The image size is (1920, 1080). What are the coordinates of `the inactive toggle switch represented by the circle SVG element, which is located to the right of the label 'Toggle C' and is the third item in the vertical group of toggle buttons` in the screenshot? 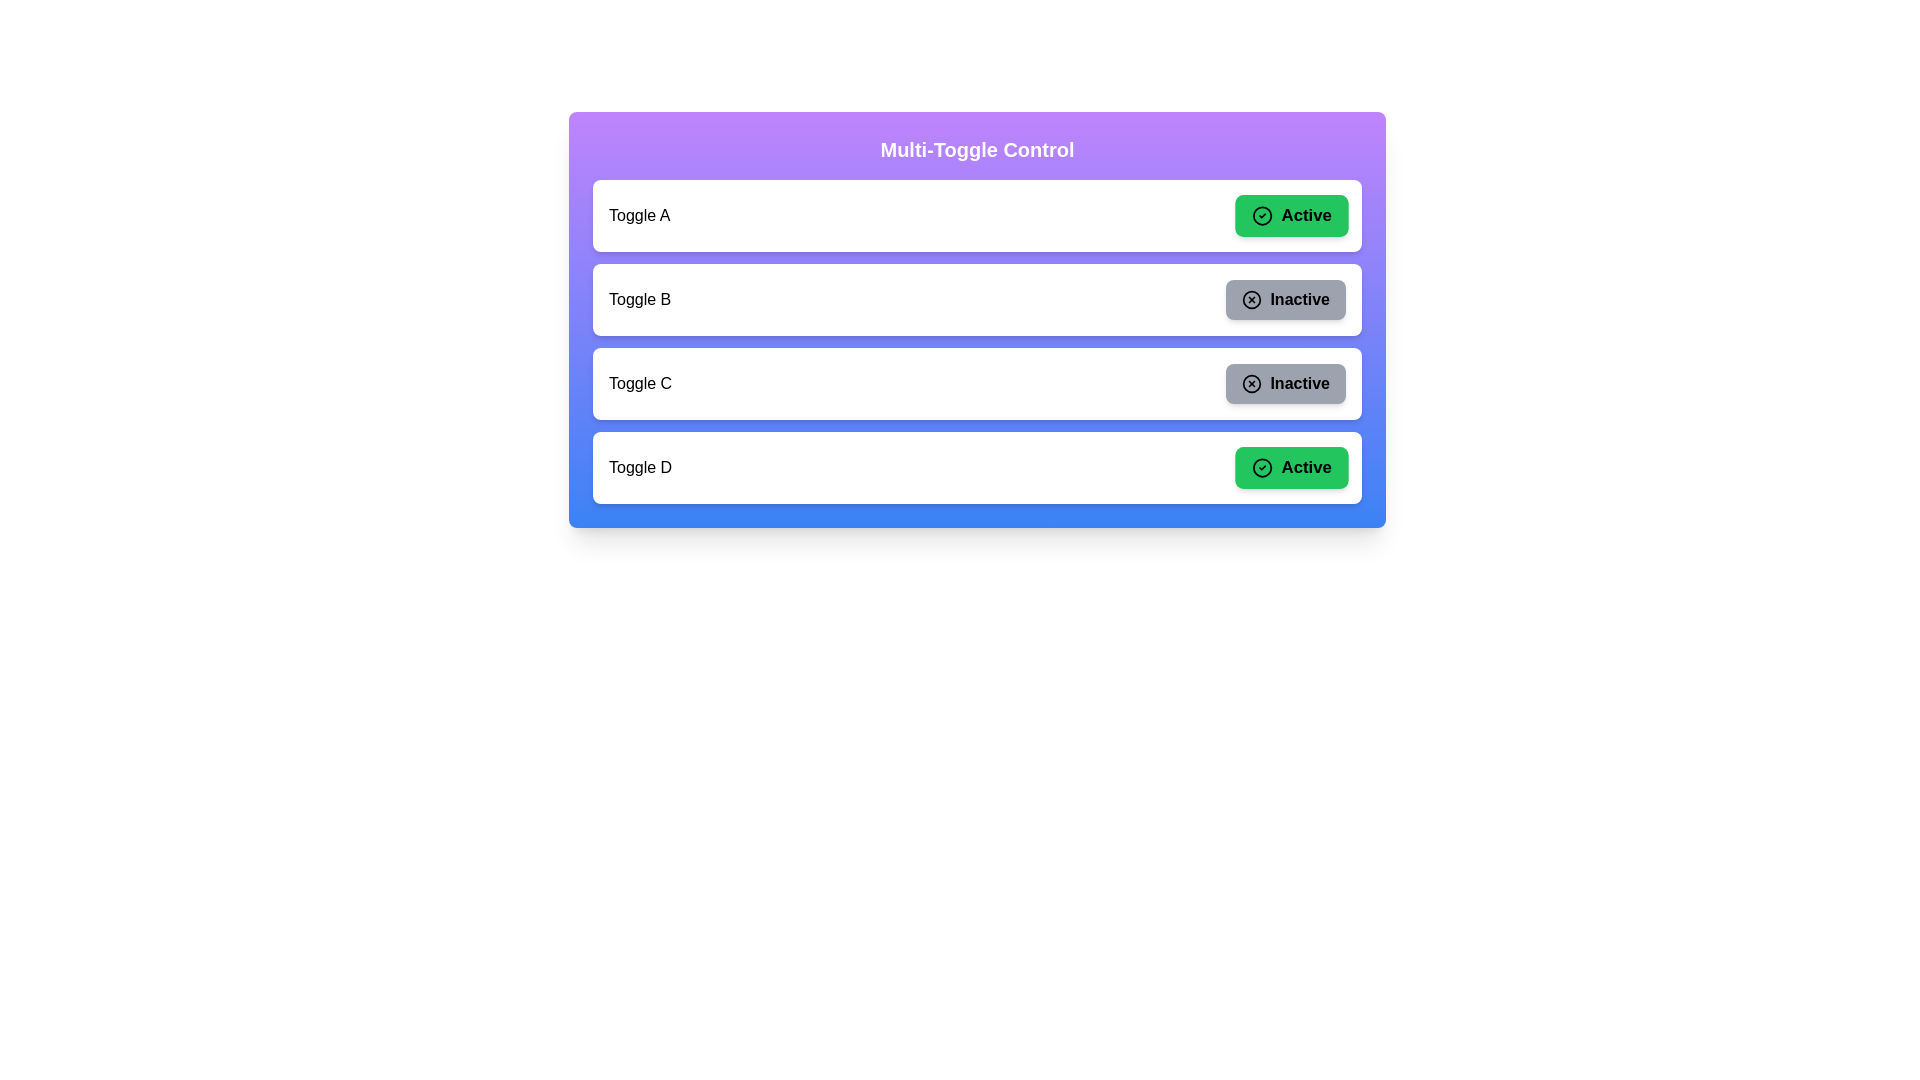 It's located at (1251, 384).